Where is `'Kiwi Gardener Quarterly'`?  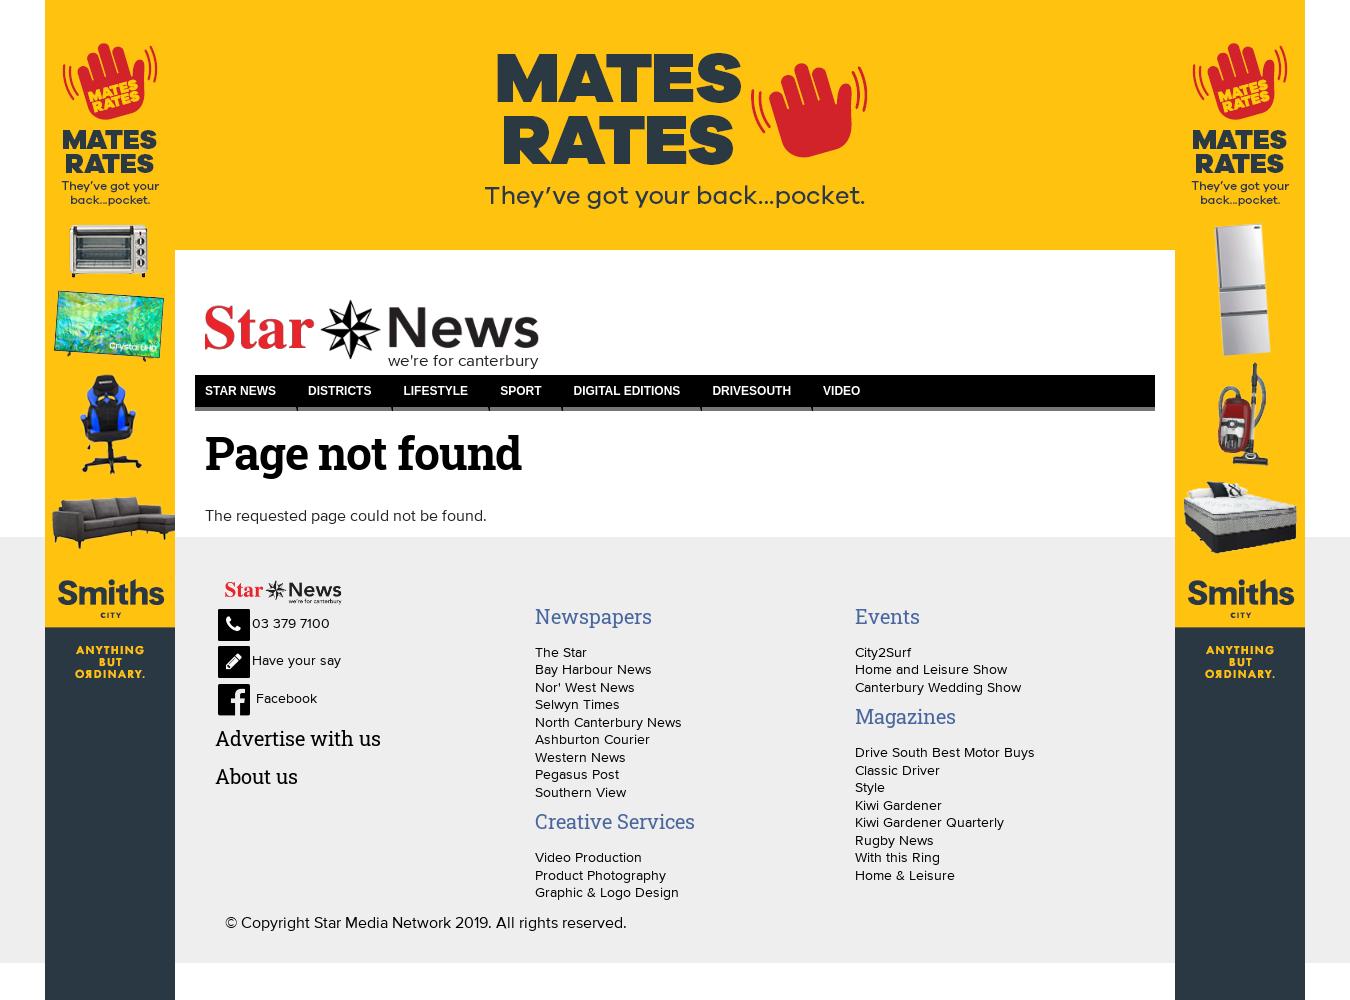 'Kiwi Gardener Quarterly' is located at coordinates (927, 821).